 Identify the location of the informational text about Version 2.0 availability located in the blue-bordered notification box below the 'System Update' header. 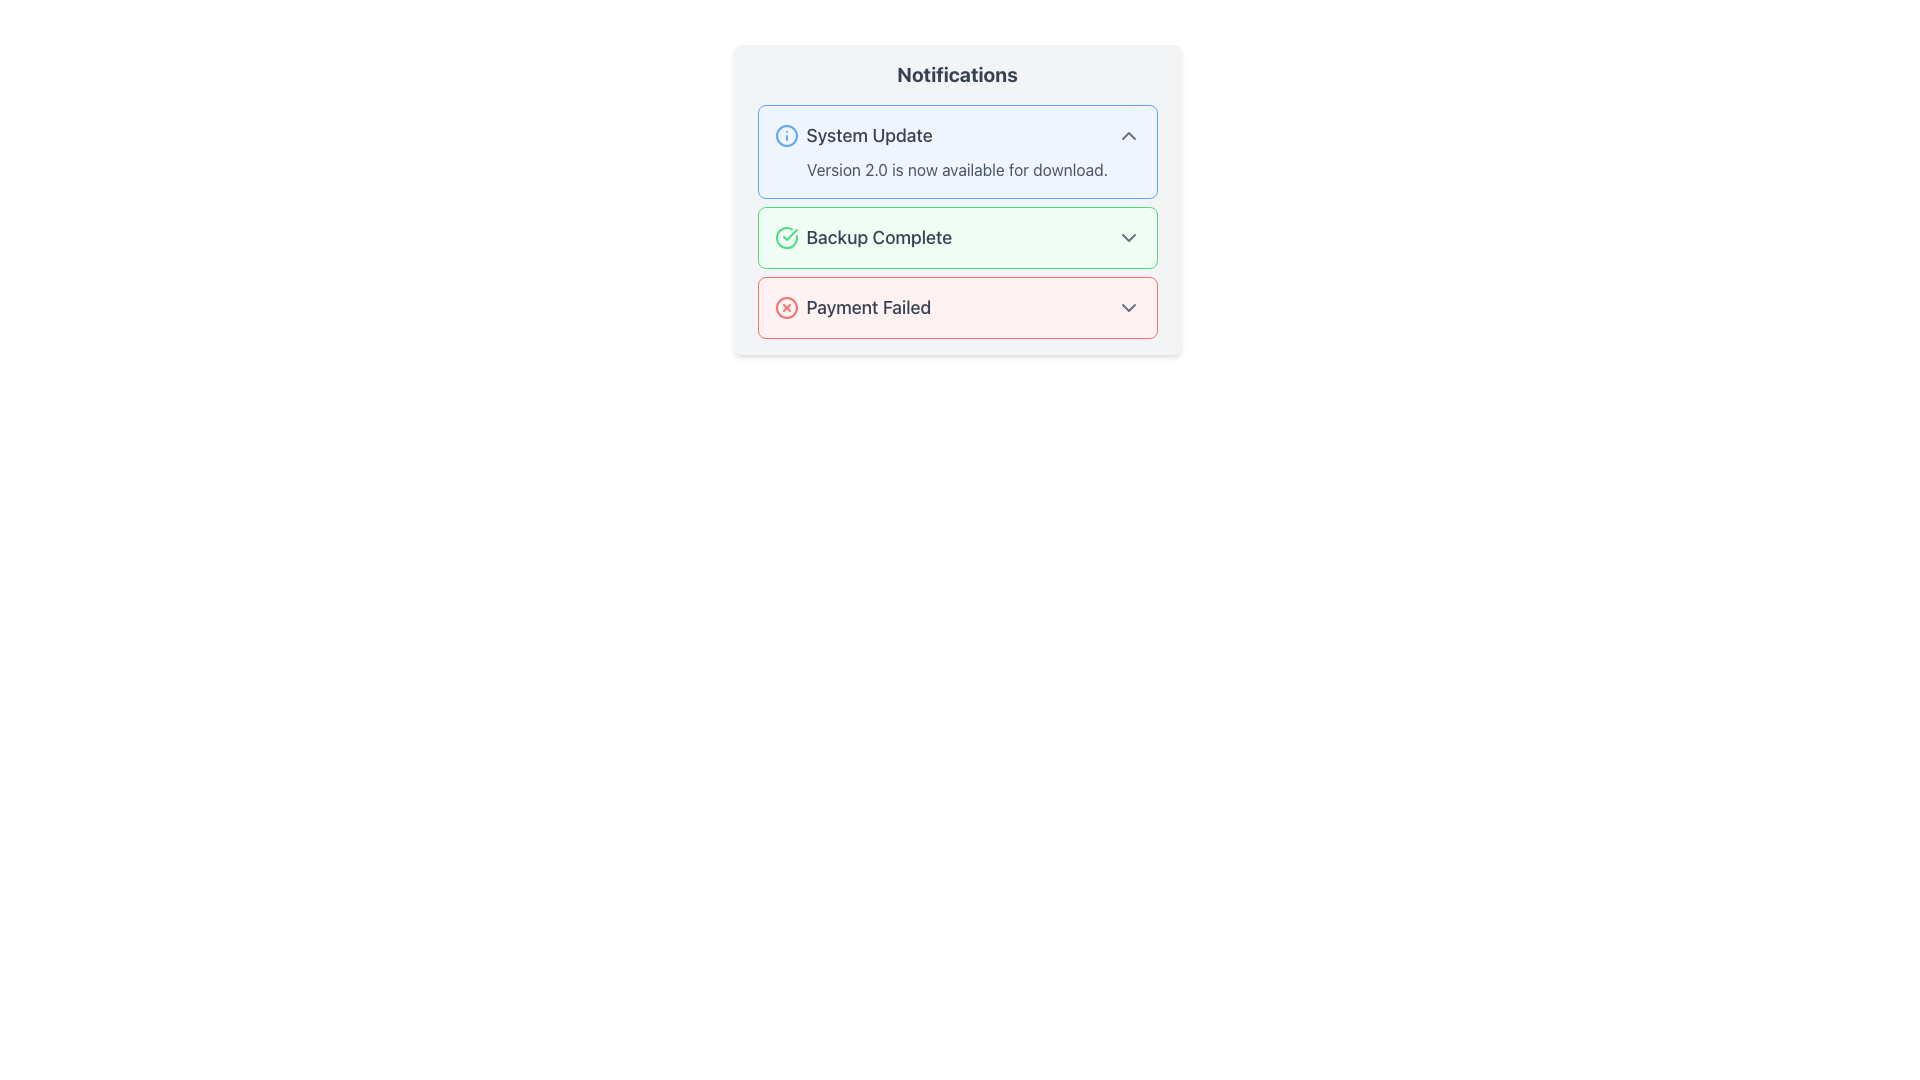
(956, 168).